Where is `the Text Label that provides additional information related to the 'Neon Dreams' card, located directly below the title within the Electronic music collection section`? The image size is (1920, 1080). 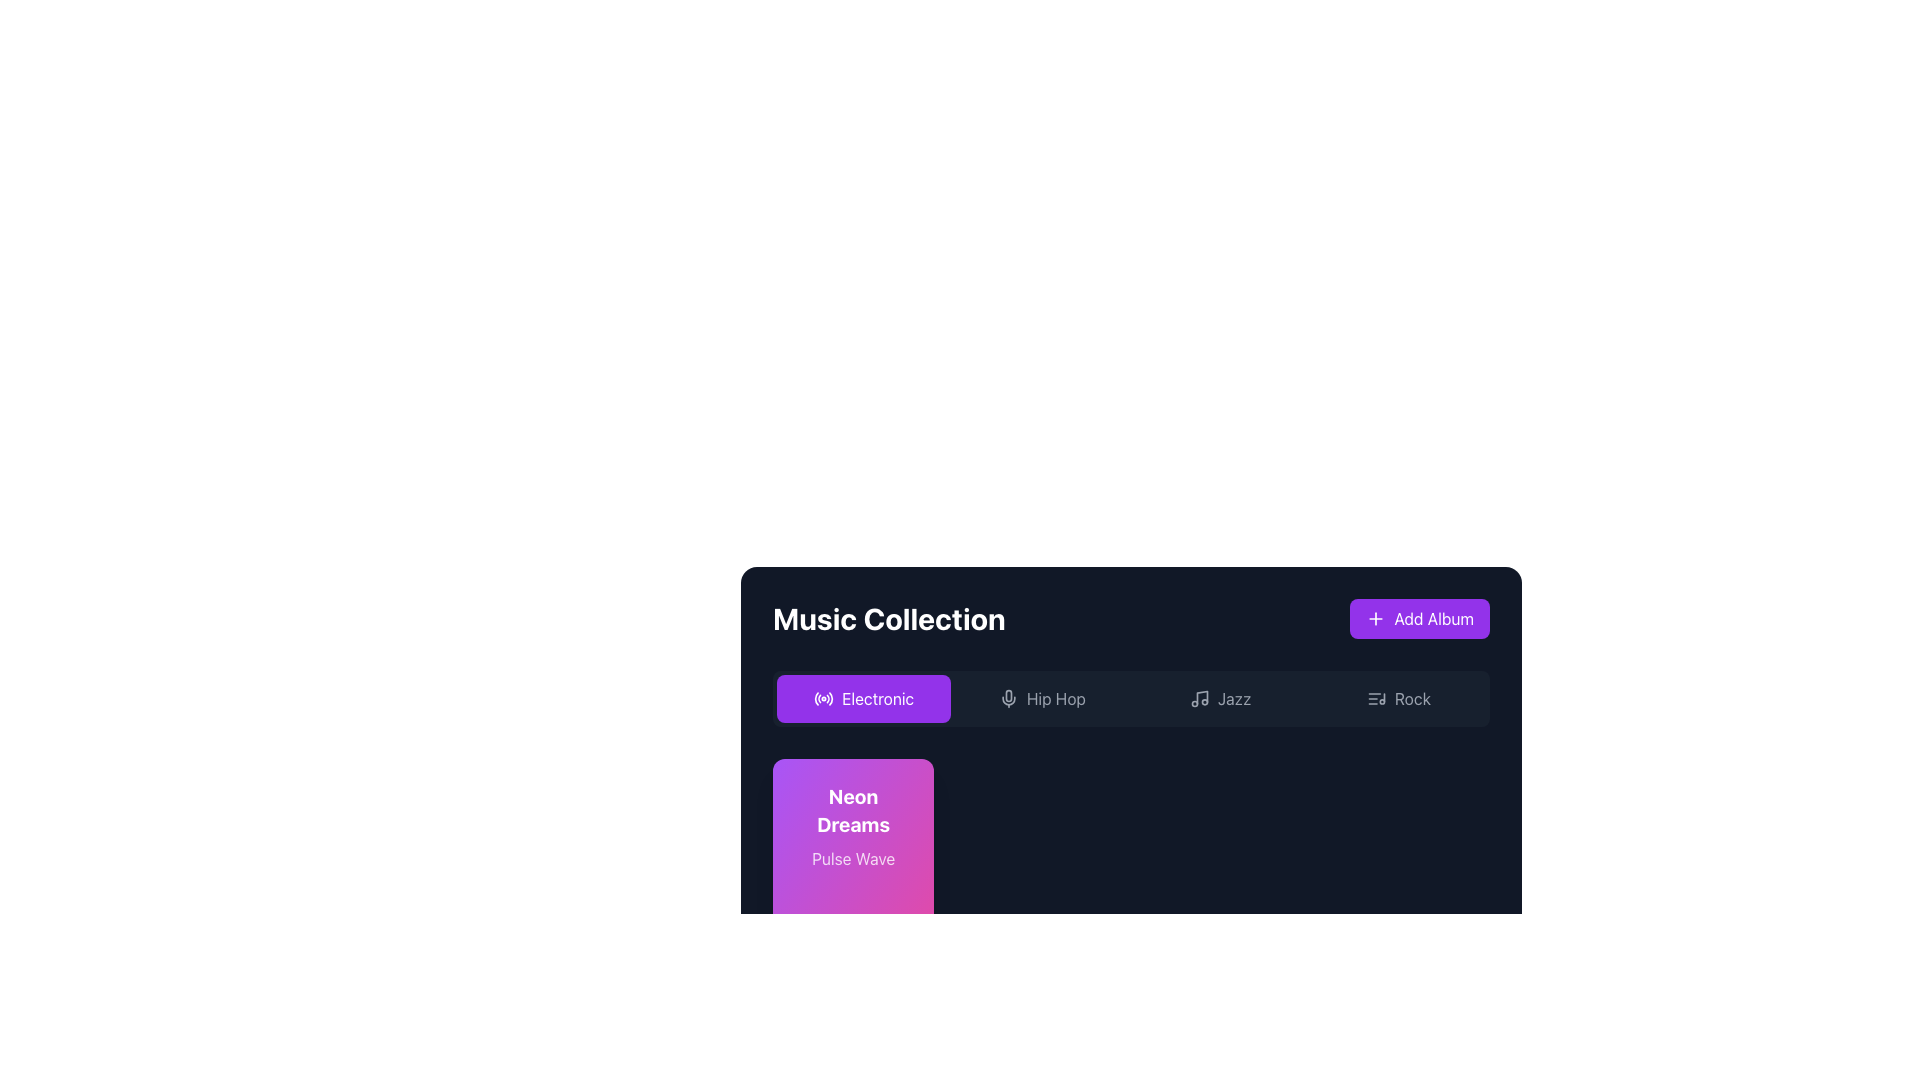 the Text Label that provides additional information related to the 'Neon Dreams' card, located directly below the title within the Electronic music collection section is located at coordinates (853, 858).